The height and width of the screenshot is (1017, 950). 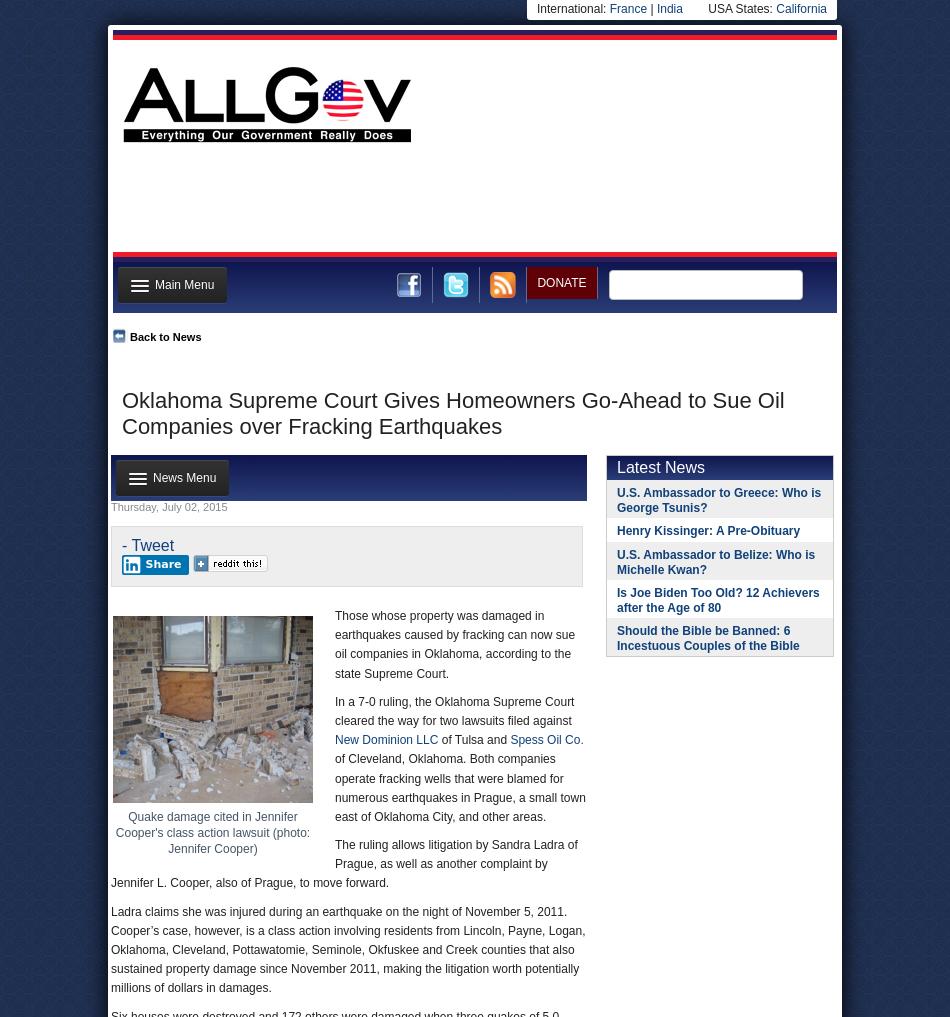 What do you see at coordinates (453, 644) in the screenshot?
I see `'Those whose property was damaged in earthquakes caused by fracking can now sue oil companies in Oklahoma, according to the state Supreme Court.'` at bounding box center [453, 644].